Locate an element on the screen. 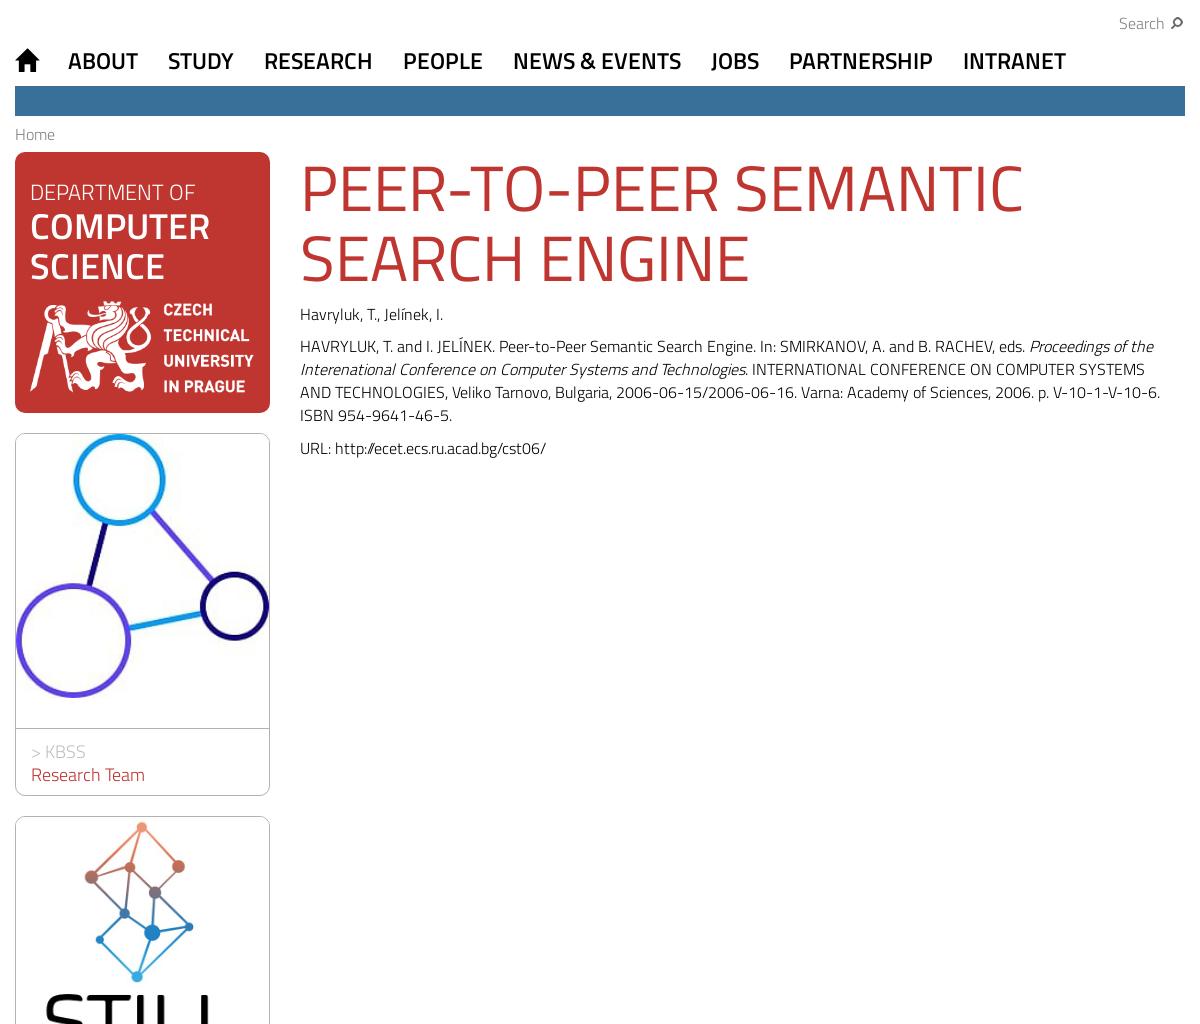  'Havryluk, T.,' is located at coordinates (341, 312).